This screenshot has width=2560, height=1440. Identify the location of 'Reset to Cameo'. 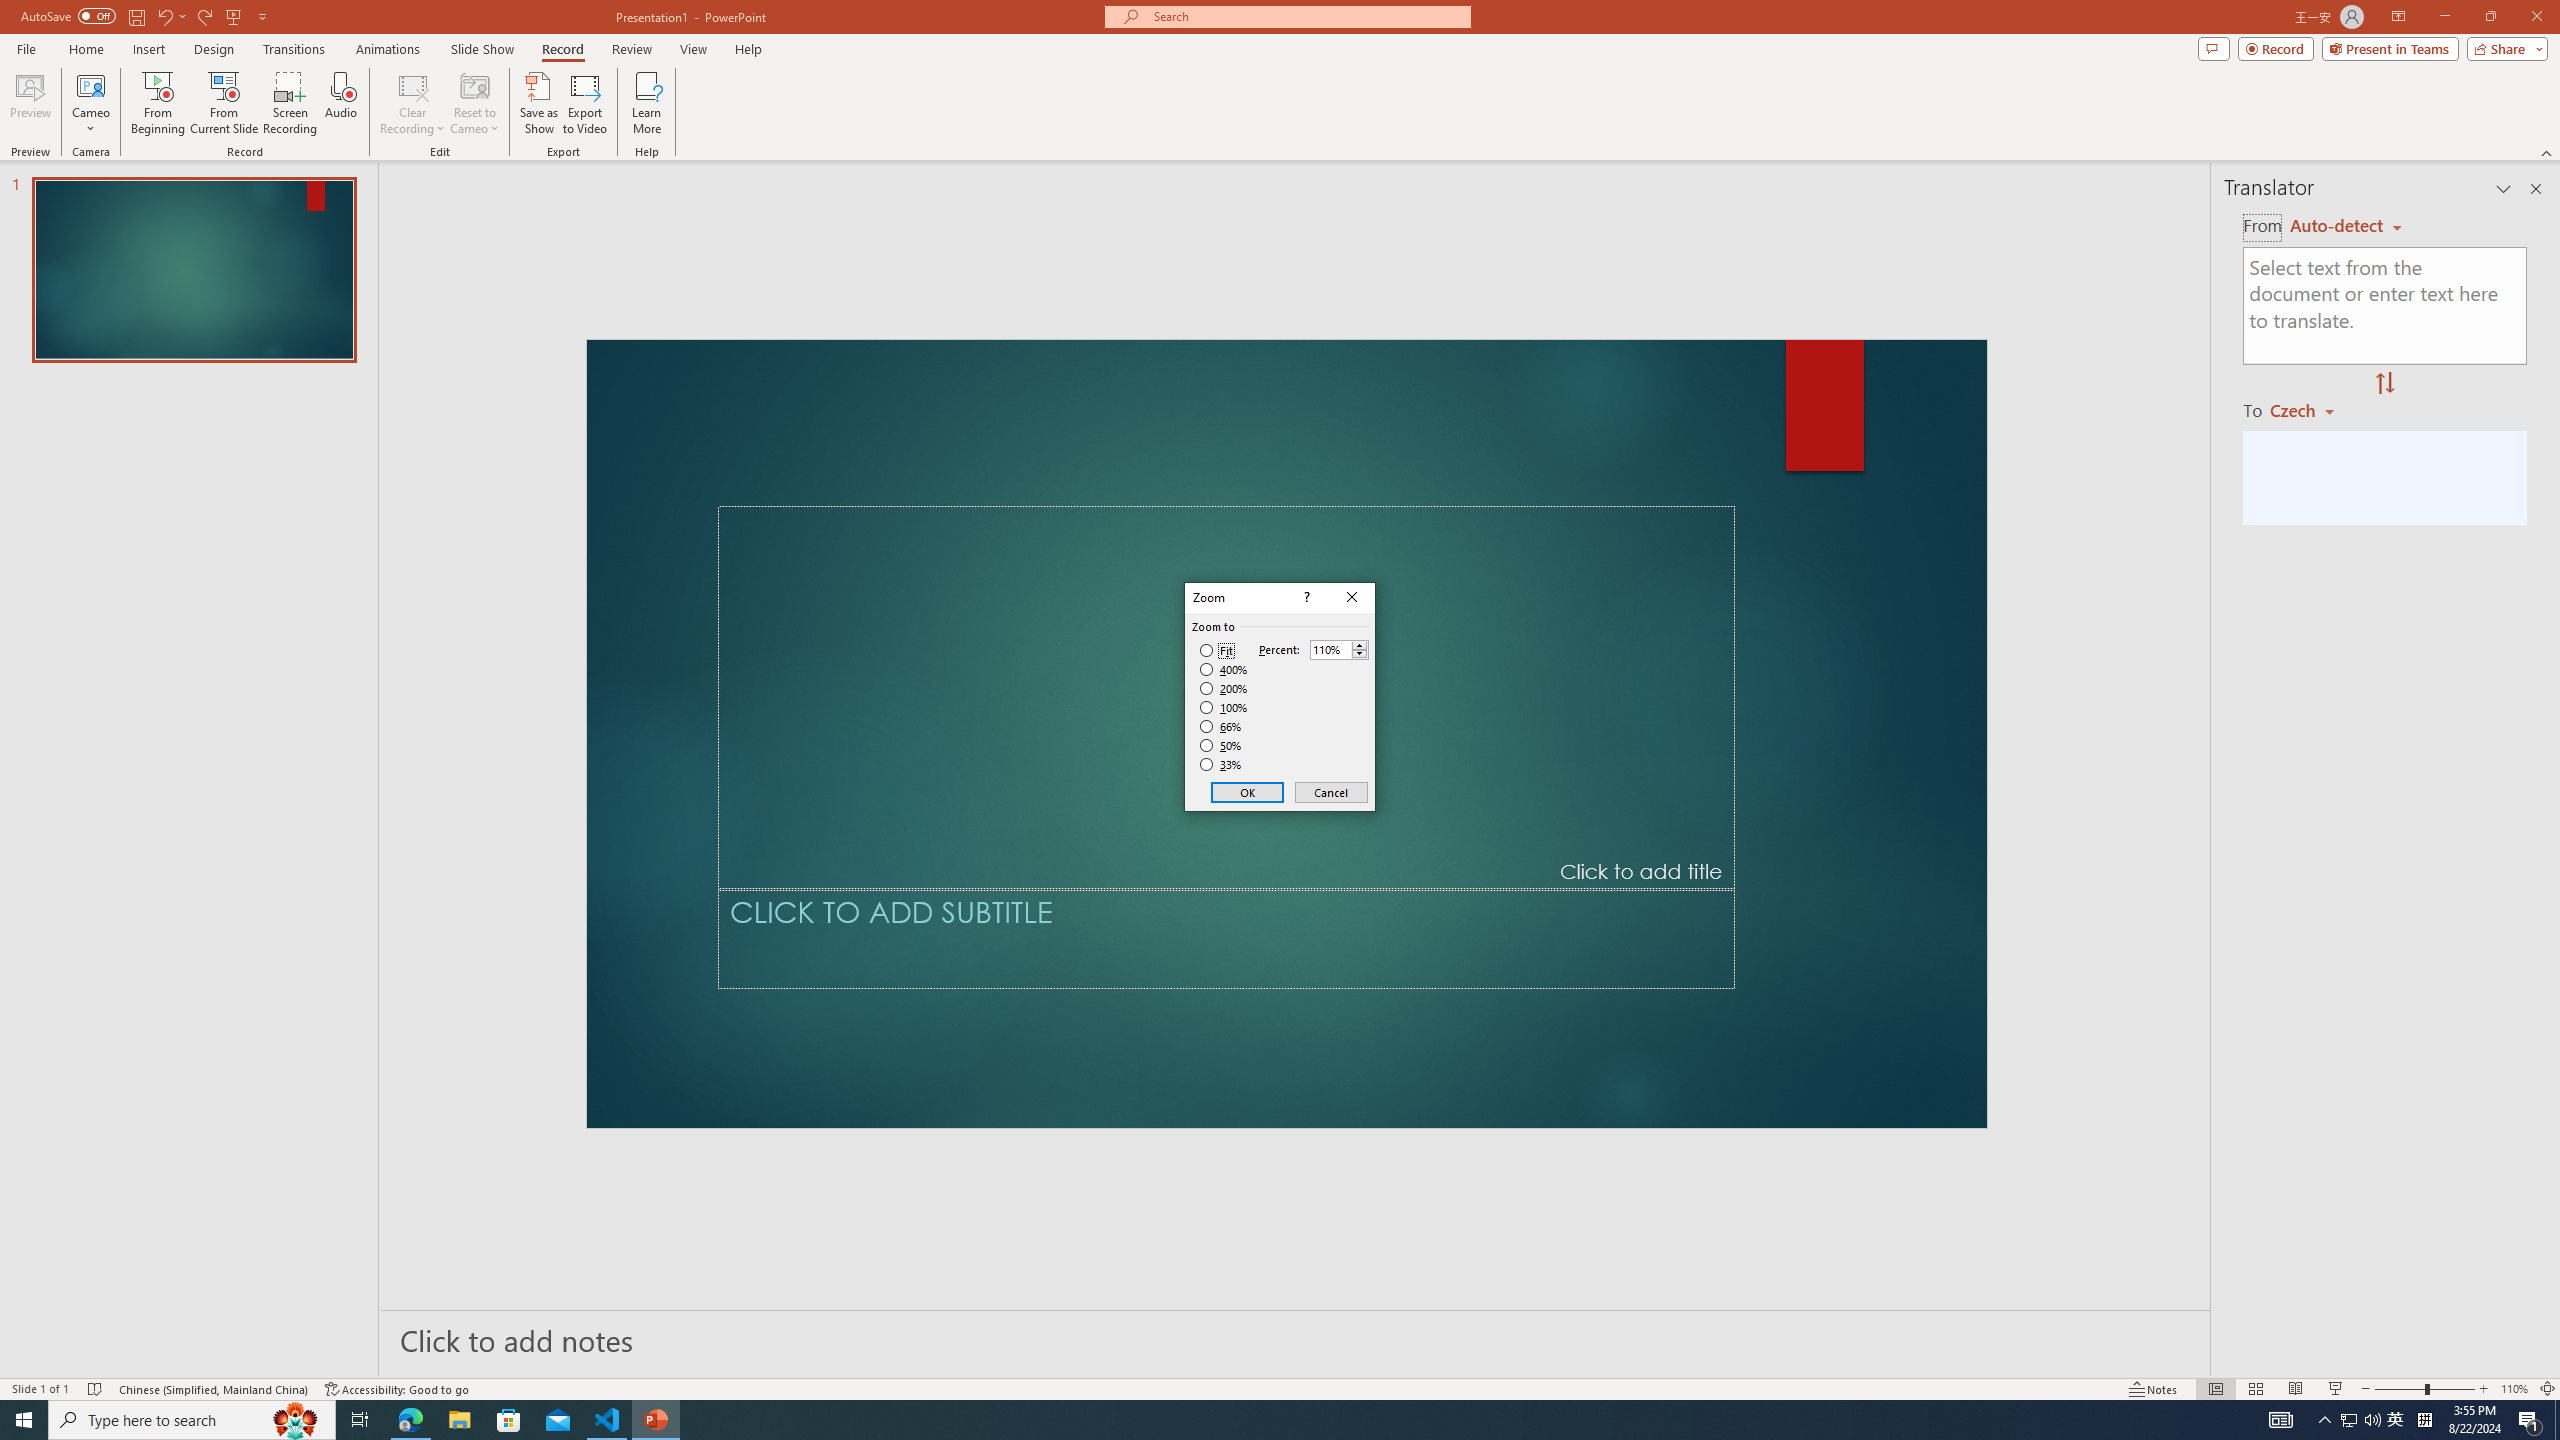
(473, 103).